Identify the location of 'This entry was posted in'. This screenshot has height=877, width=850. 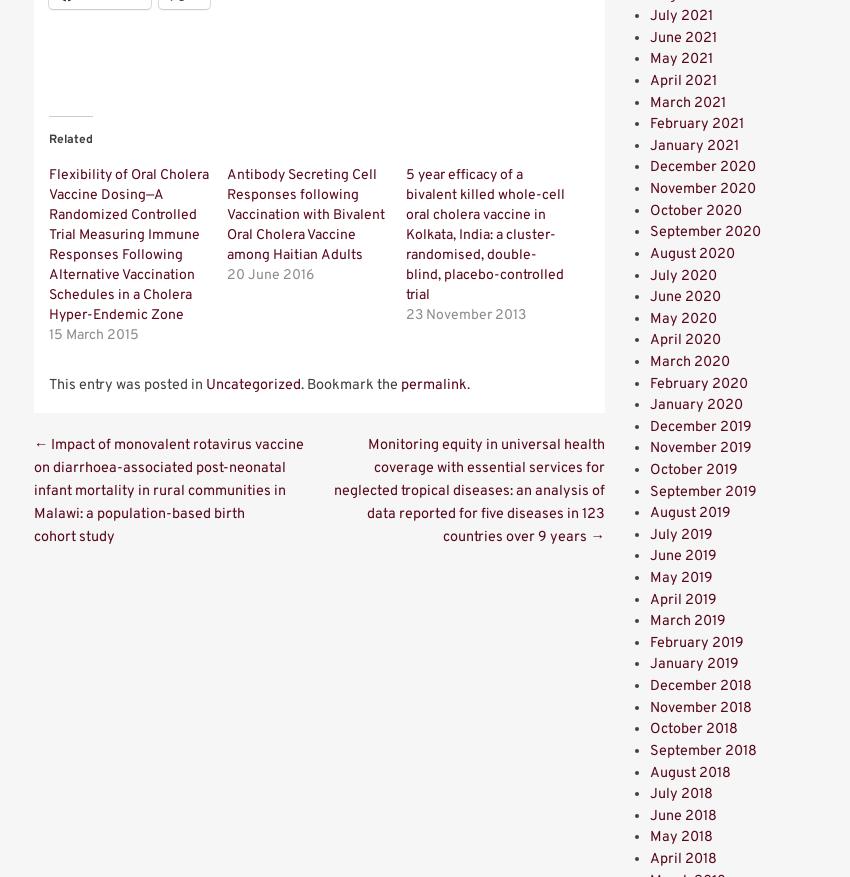
(126, 385).